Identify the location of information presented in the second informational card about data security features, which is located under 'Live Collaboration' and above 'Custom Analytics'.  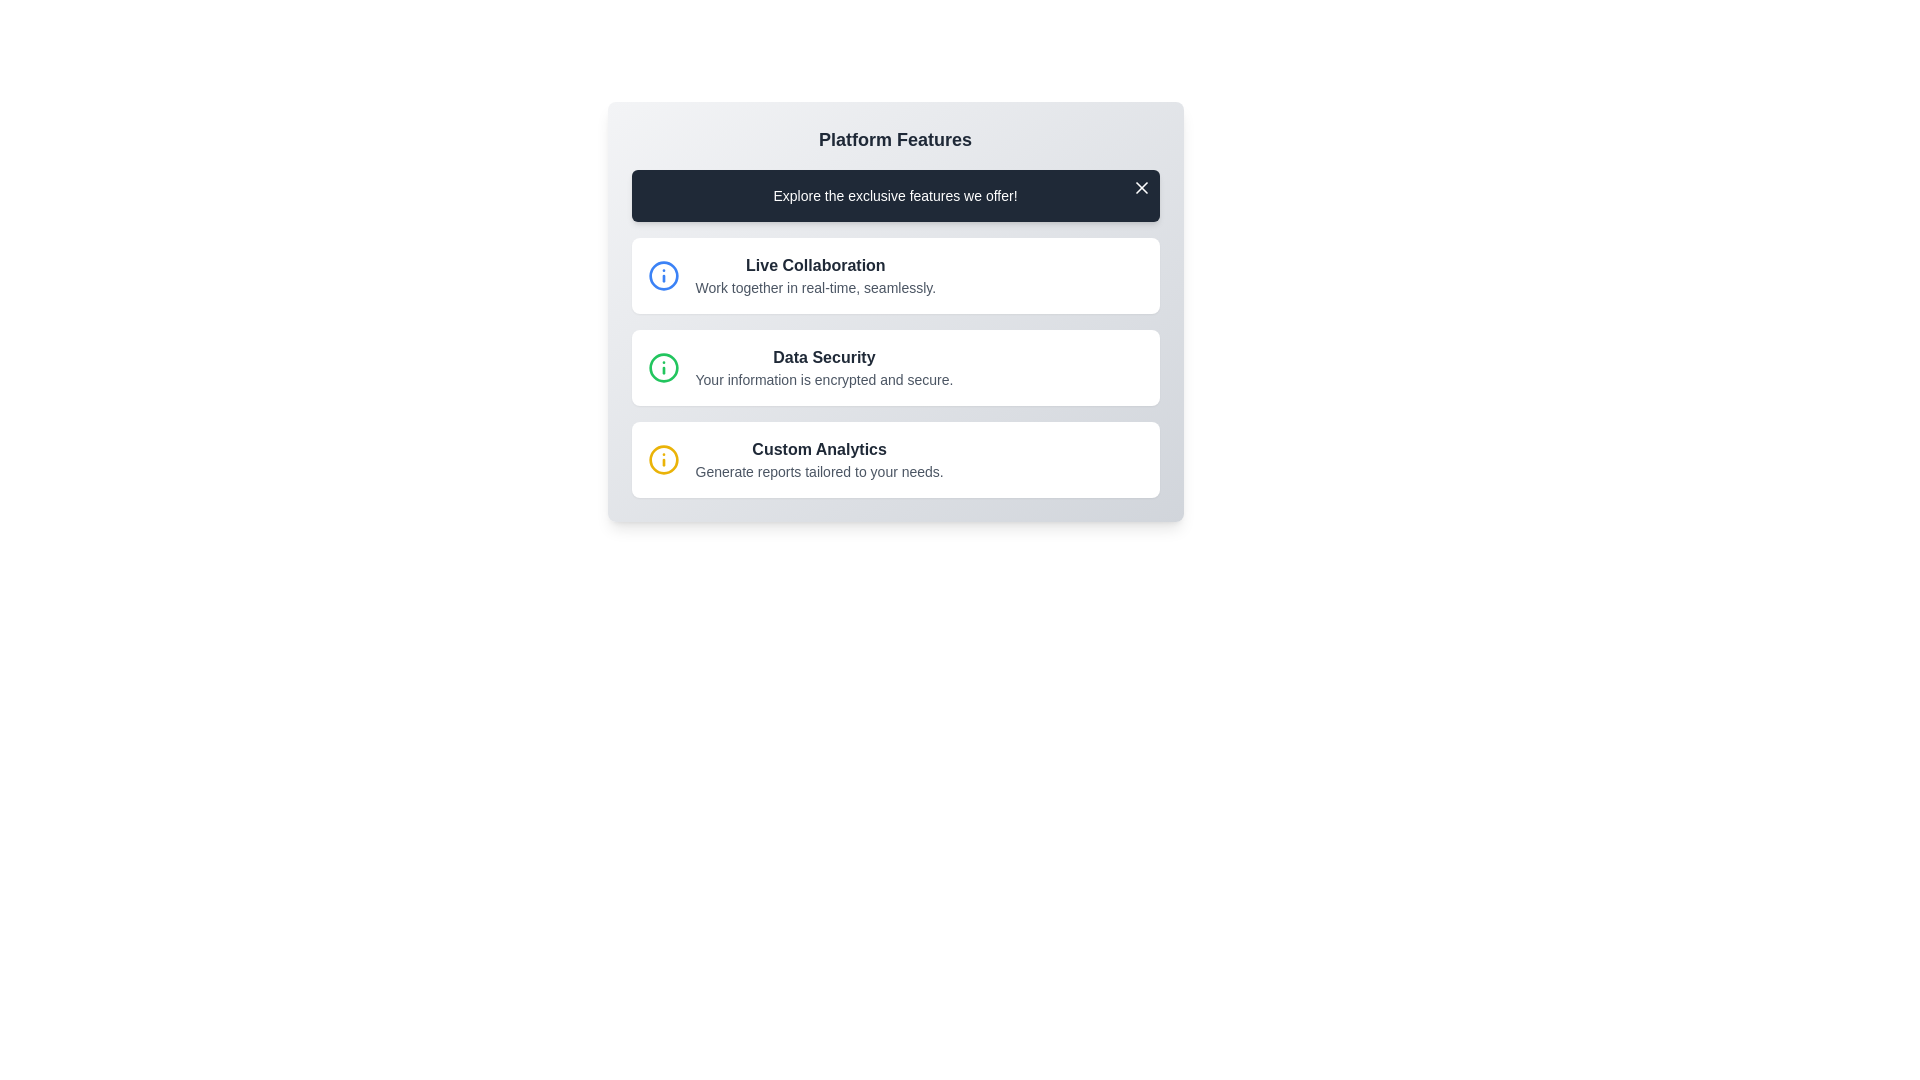
(894, 367).